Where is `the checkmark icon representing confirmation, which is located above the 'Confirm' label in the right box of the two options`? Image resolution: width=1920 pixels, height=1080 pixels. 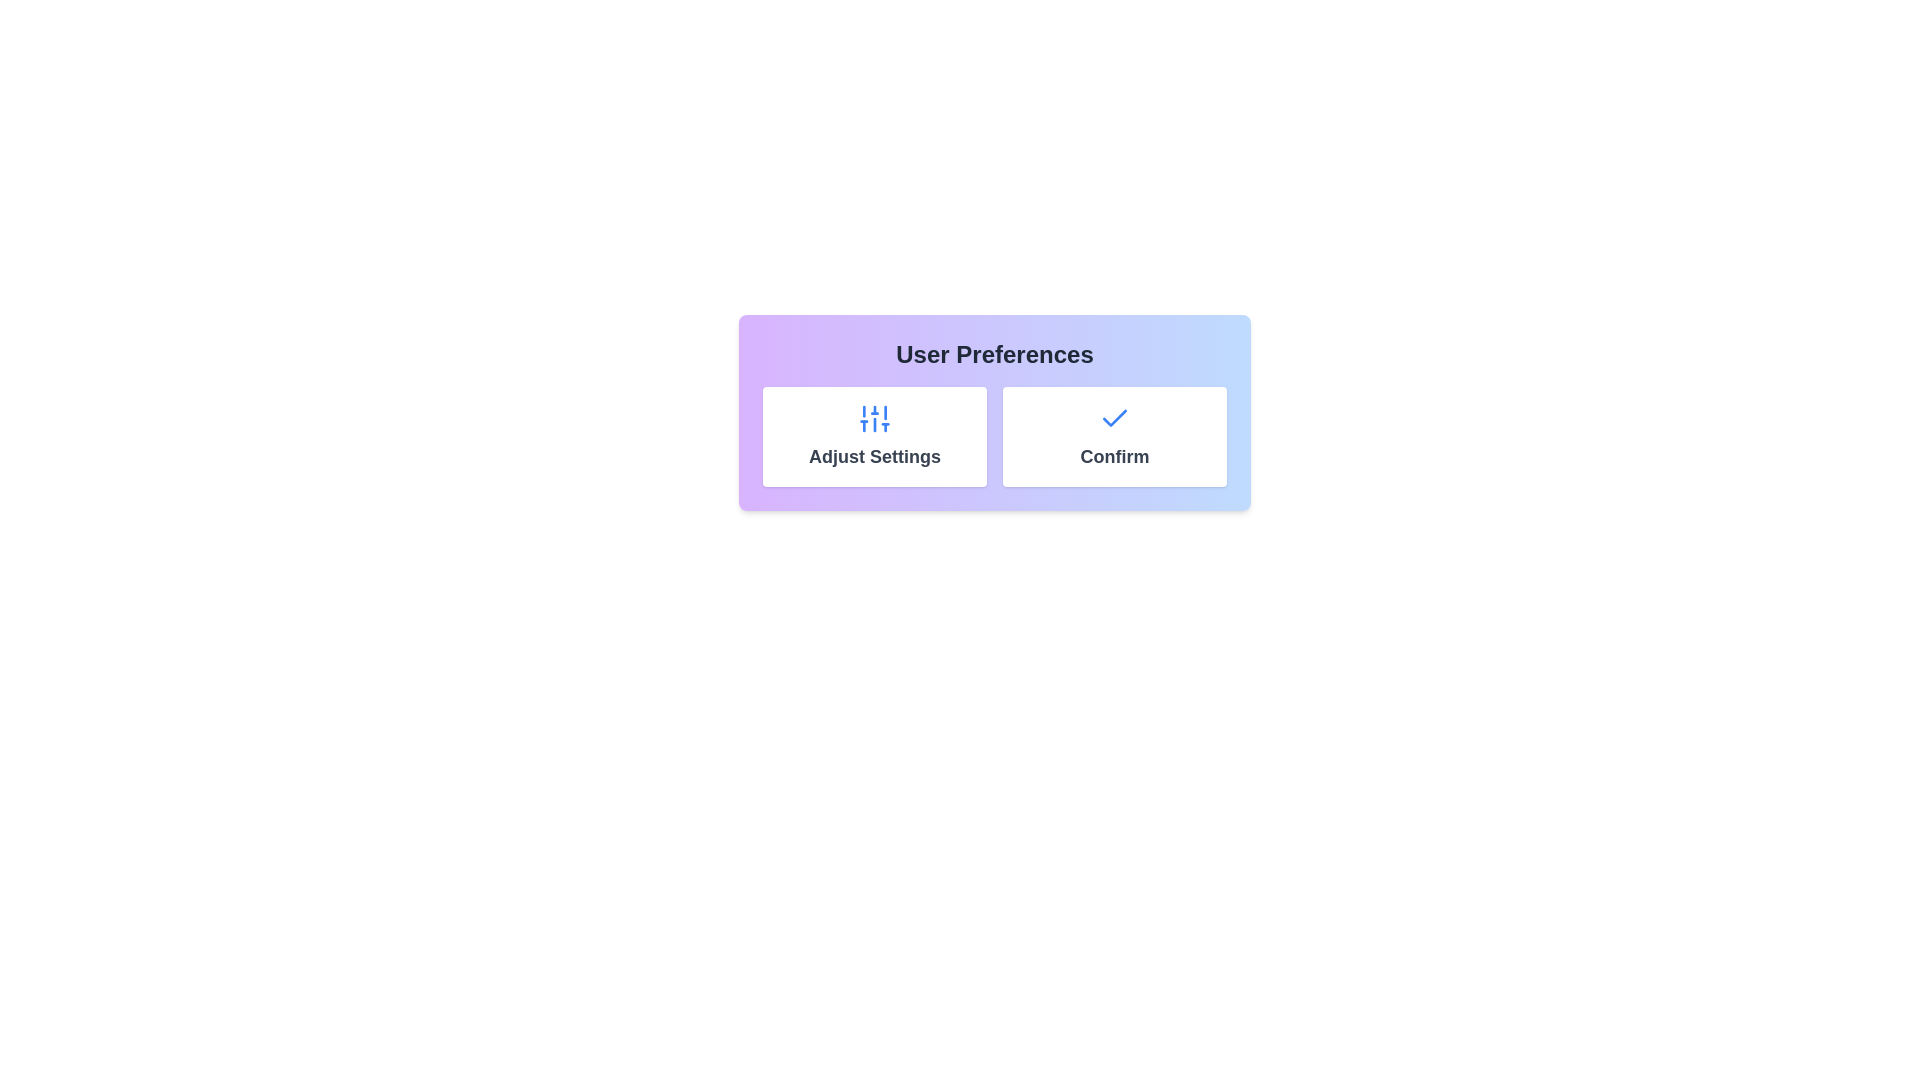
the checkmark icon representing confirmation, which is located above the 'Confirm' label in the right box of the two options is located at coordinates (1113, 418).